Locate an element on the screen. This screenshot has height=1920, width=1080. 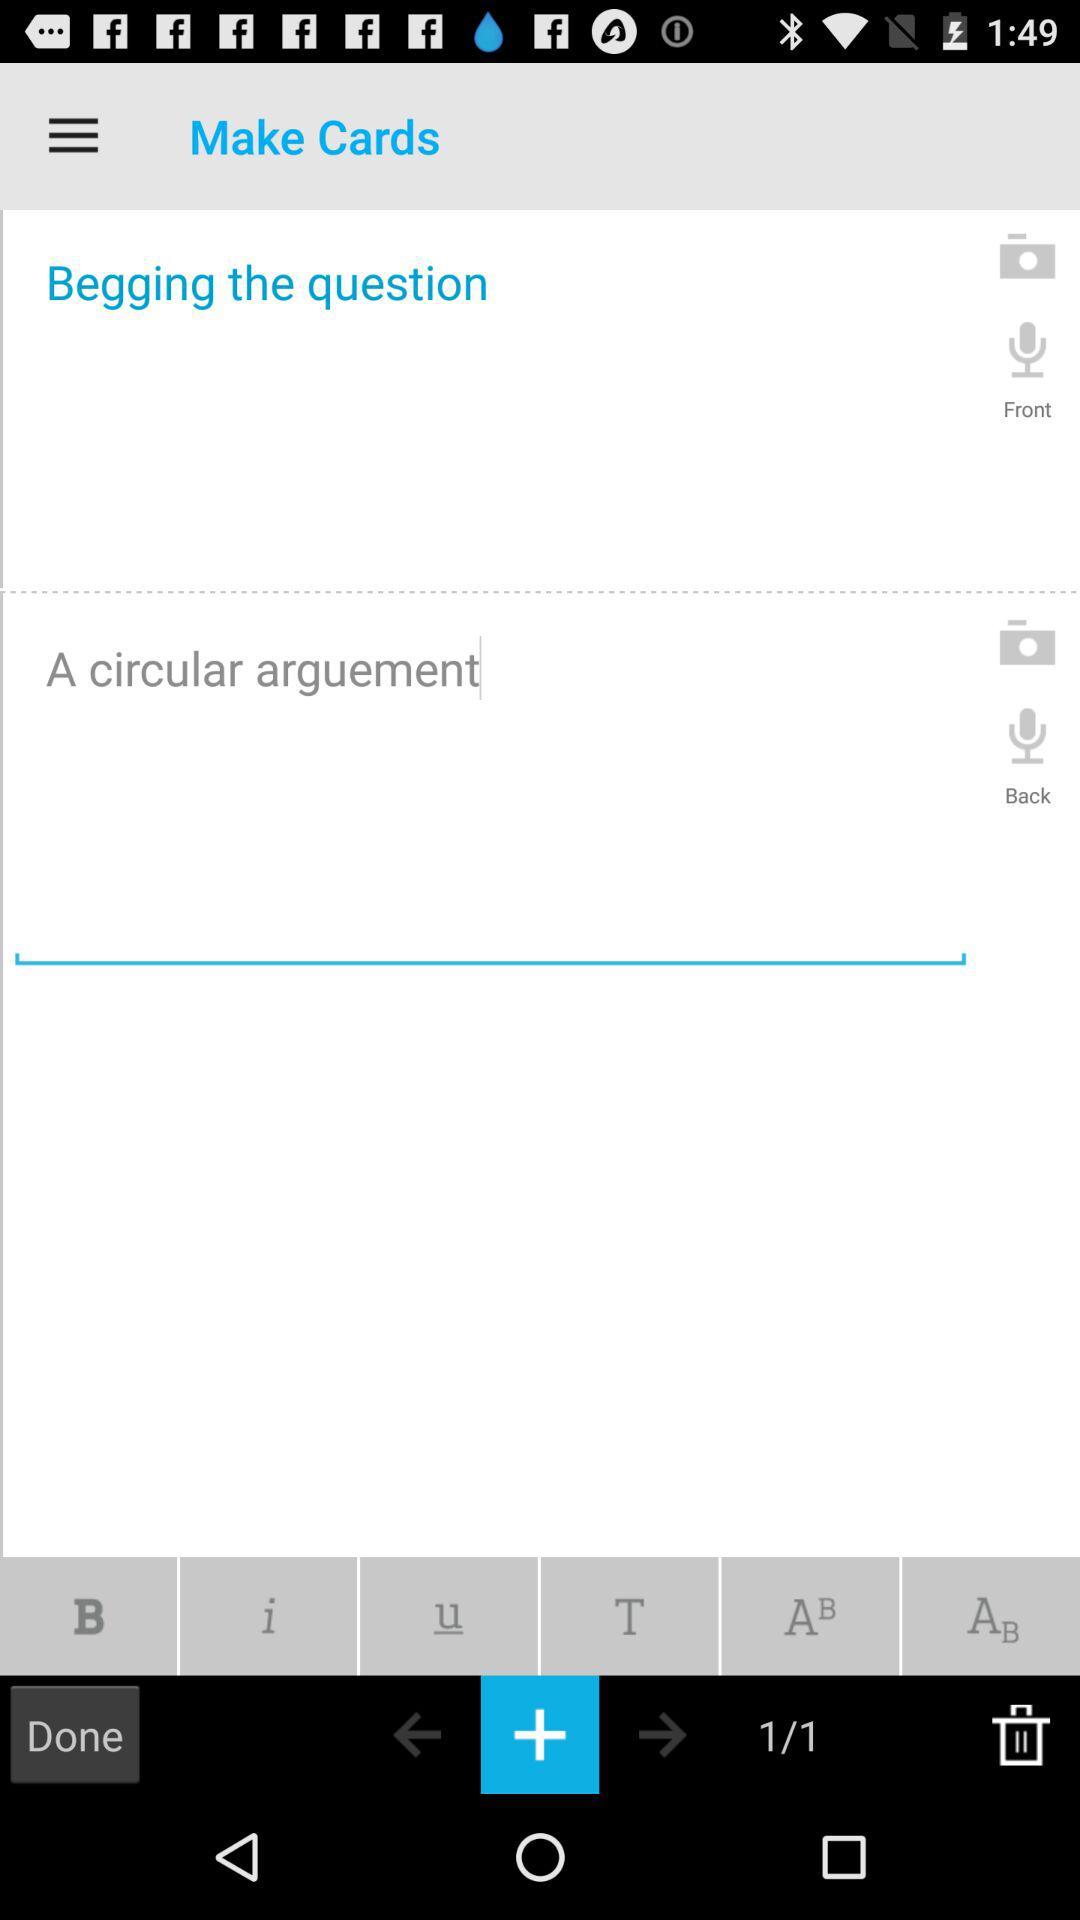
the photo icon is located at coordinates (1027, 687).